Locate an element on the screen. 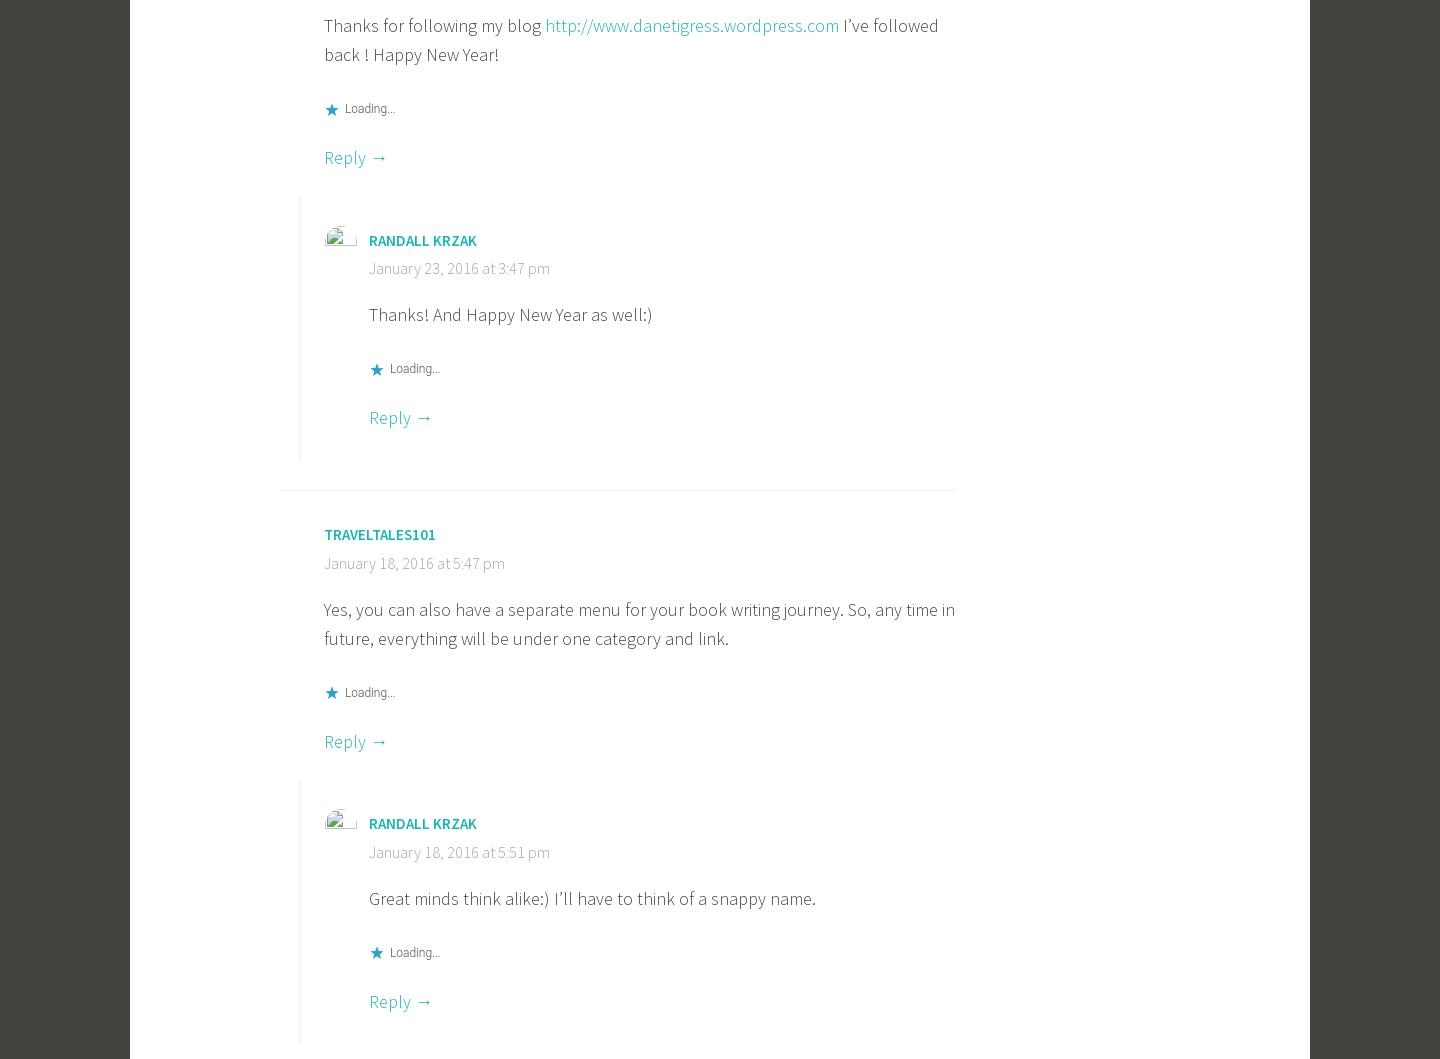 The height and width of the screenshot is (1059, 1440). 'January 23, 2016 at 3:47 pm' is located at coordinates (459, 268).